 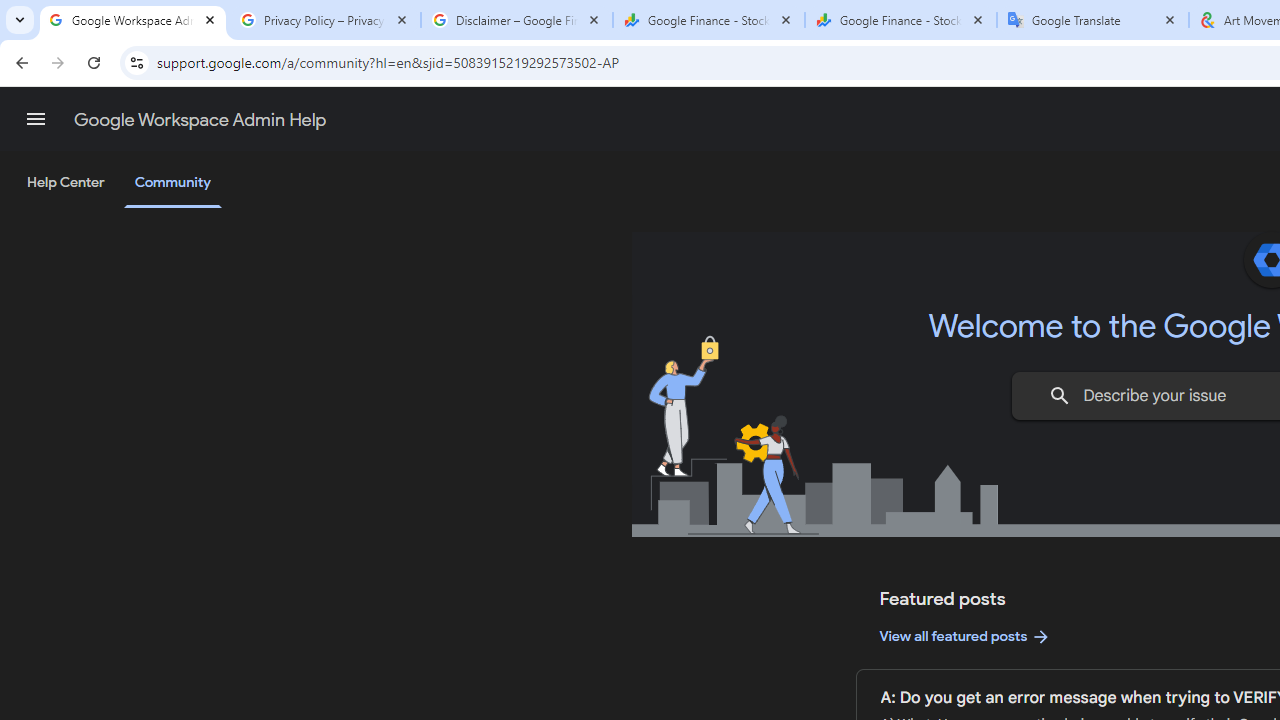 What do you see at coordinates (65, 183) in the screenshot?
I see `'Help Center'` at bounding box center [65, 183].